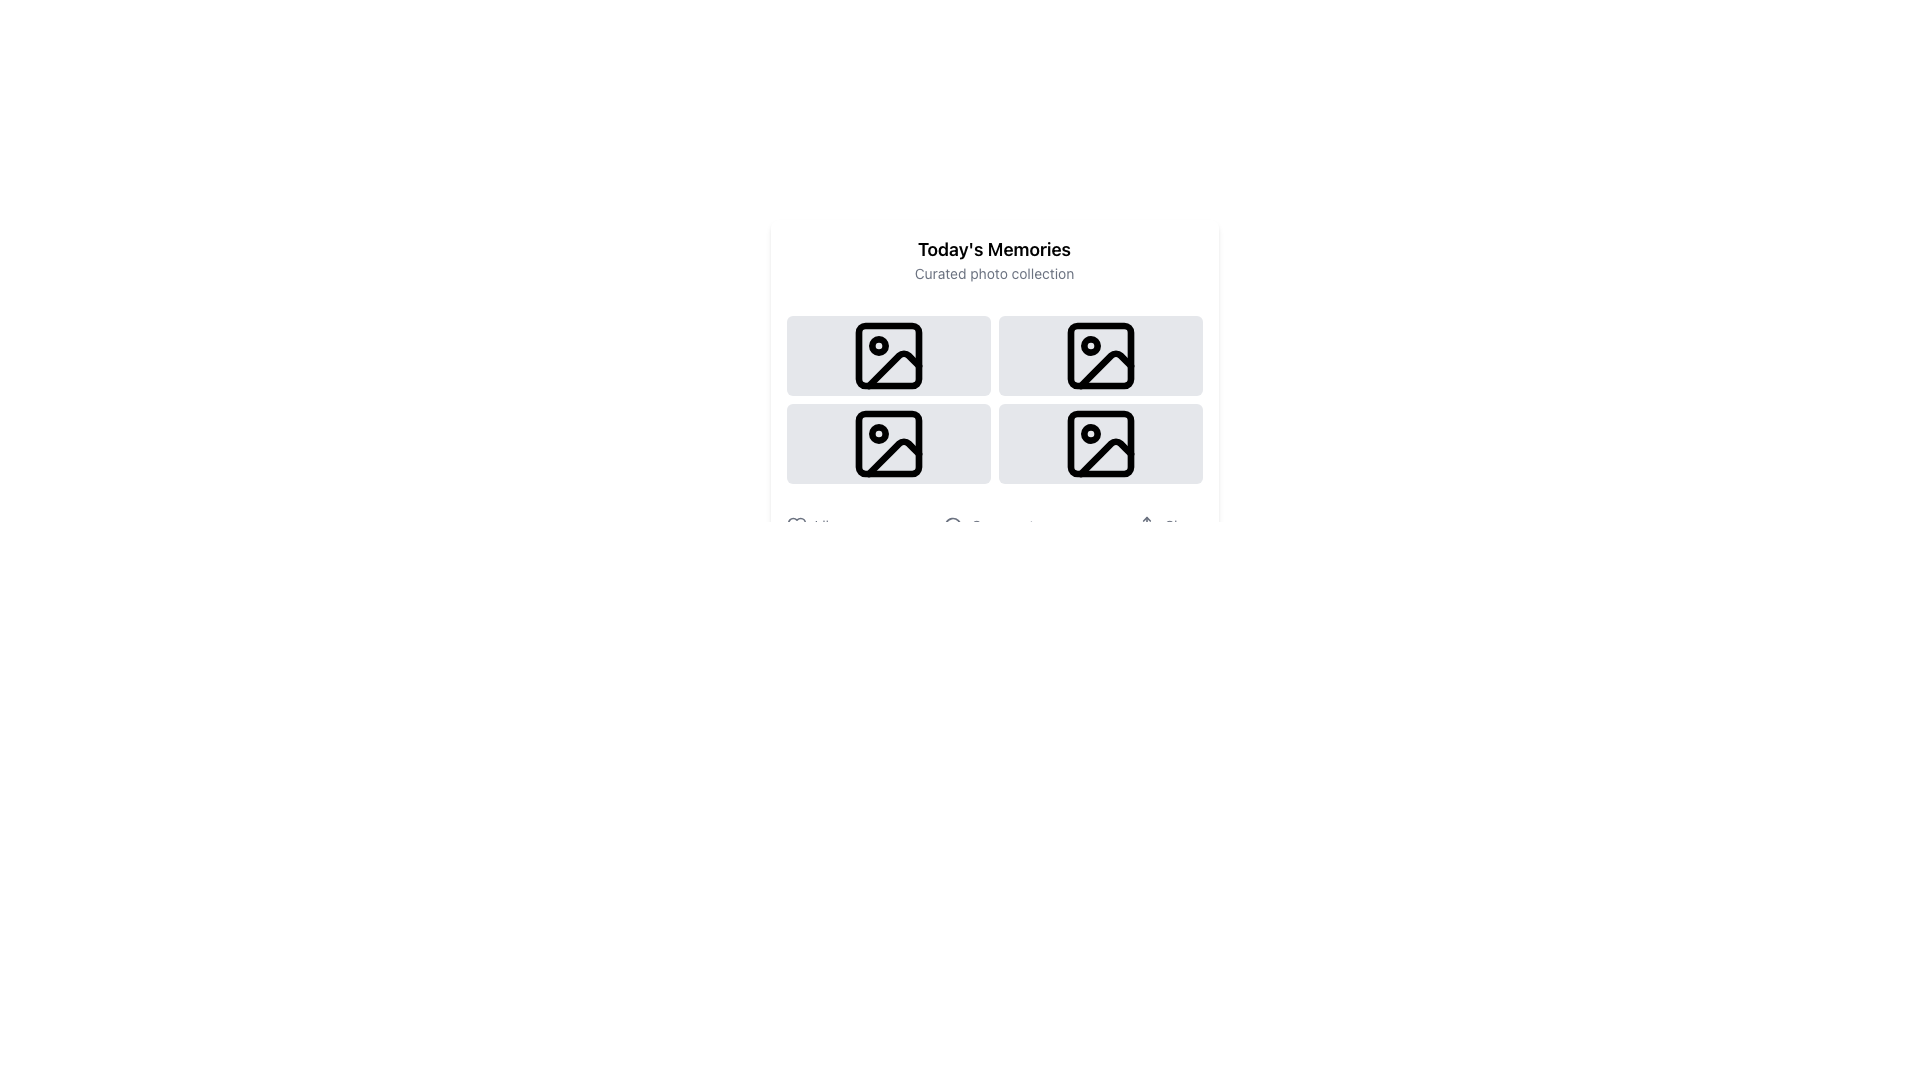  Describe the element at coordinates (1099, 442) in the screenshot. I see `the non-interactive card placeholder located in the bottom-right corner of the 'Today's Memories' section, which features a light gray background and a dark outline image icon` at that location.